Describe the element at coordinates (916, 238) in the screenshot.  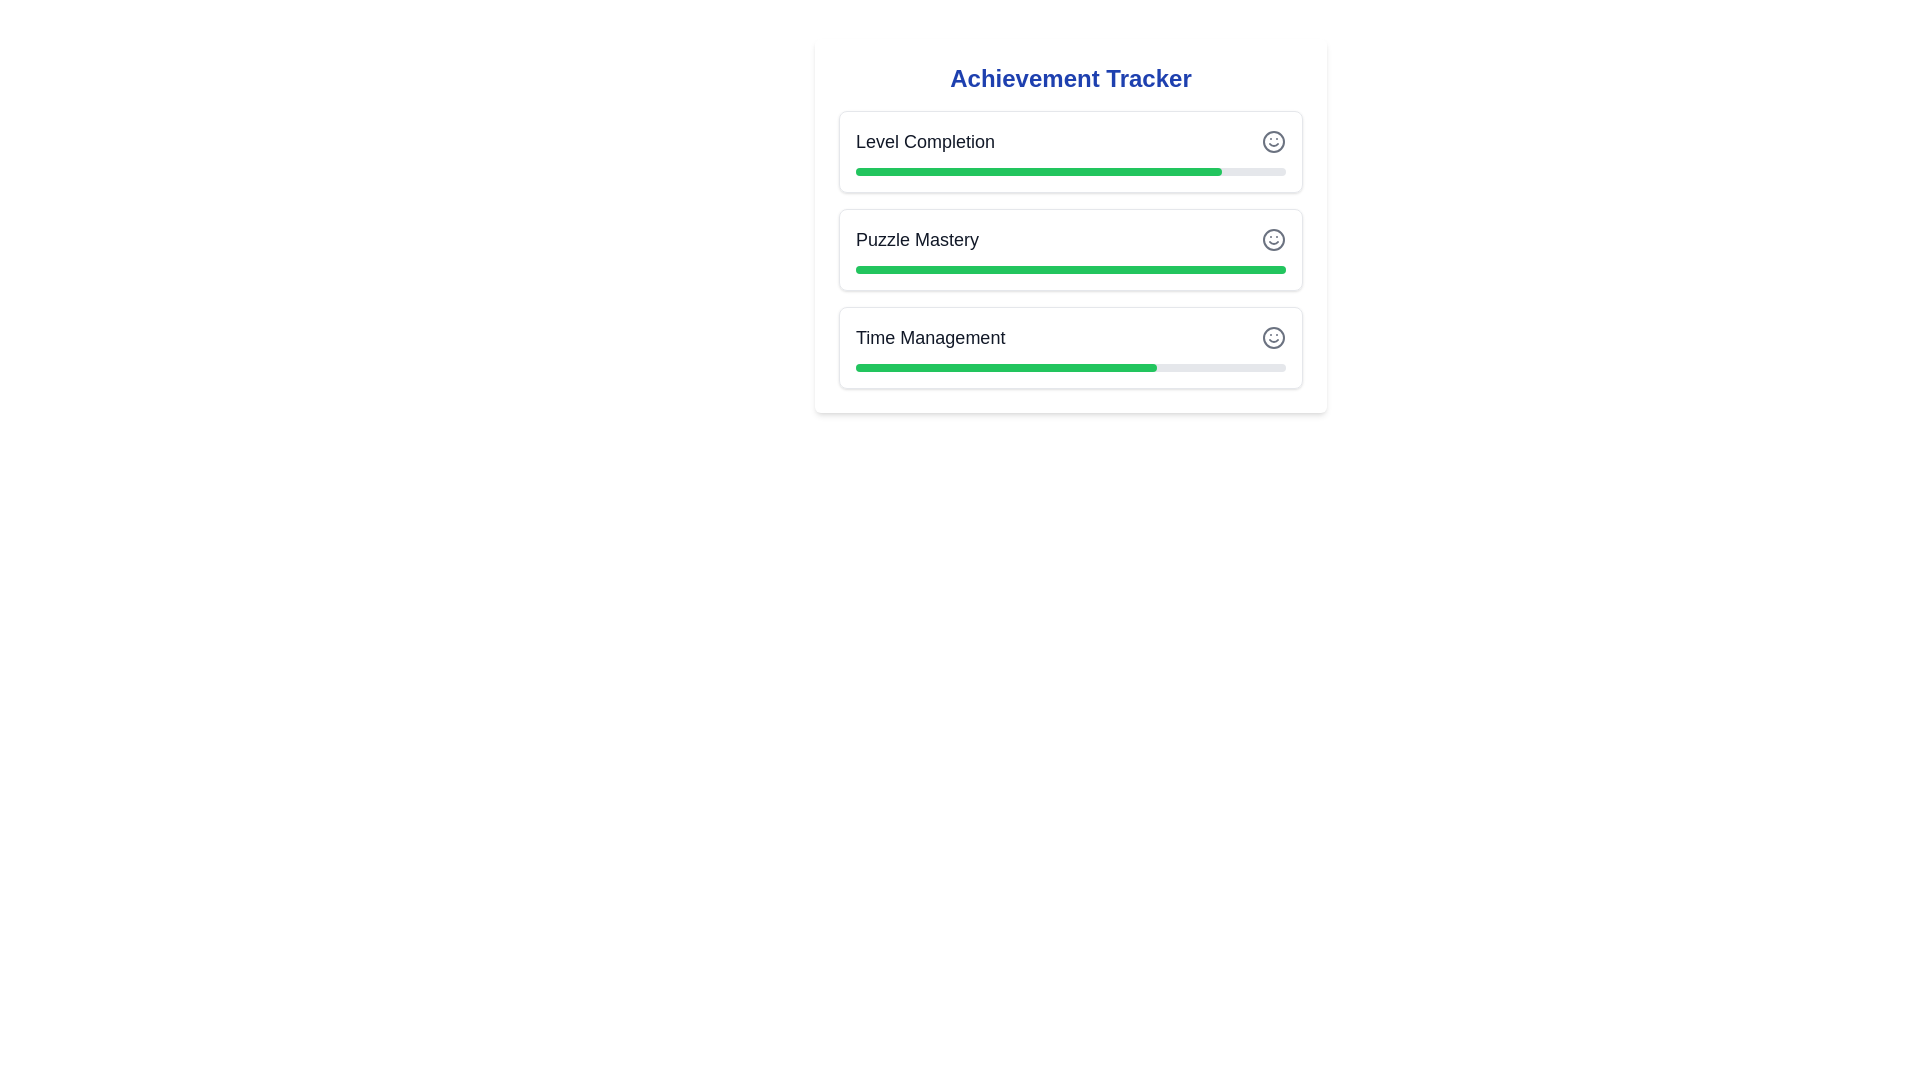
I see `text label that serves as the header for the 'Puzzle Mastery' section, which is centrally positioned in the second row of the 'Achievement Tracker' interface, above a green progress bar` at that location.